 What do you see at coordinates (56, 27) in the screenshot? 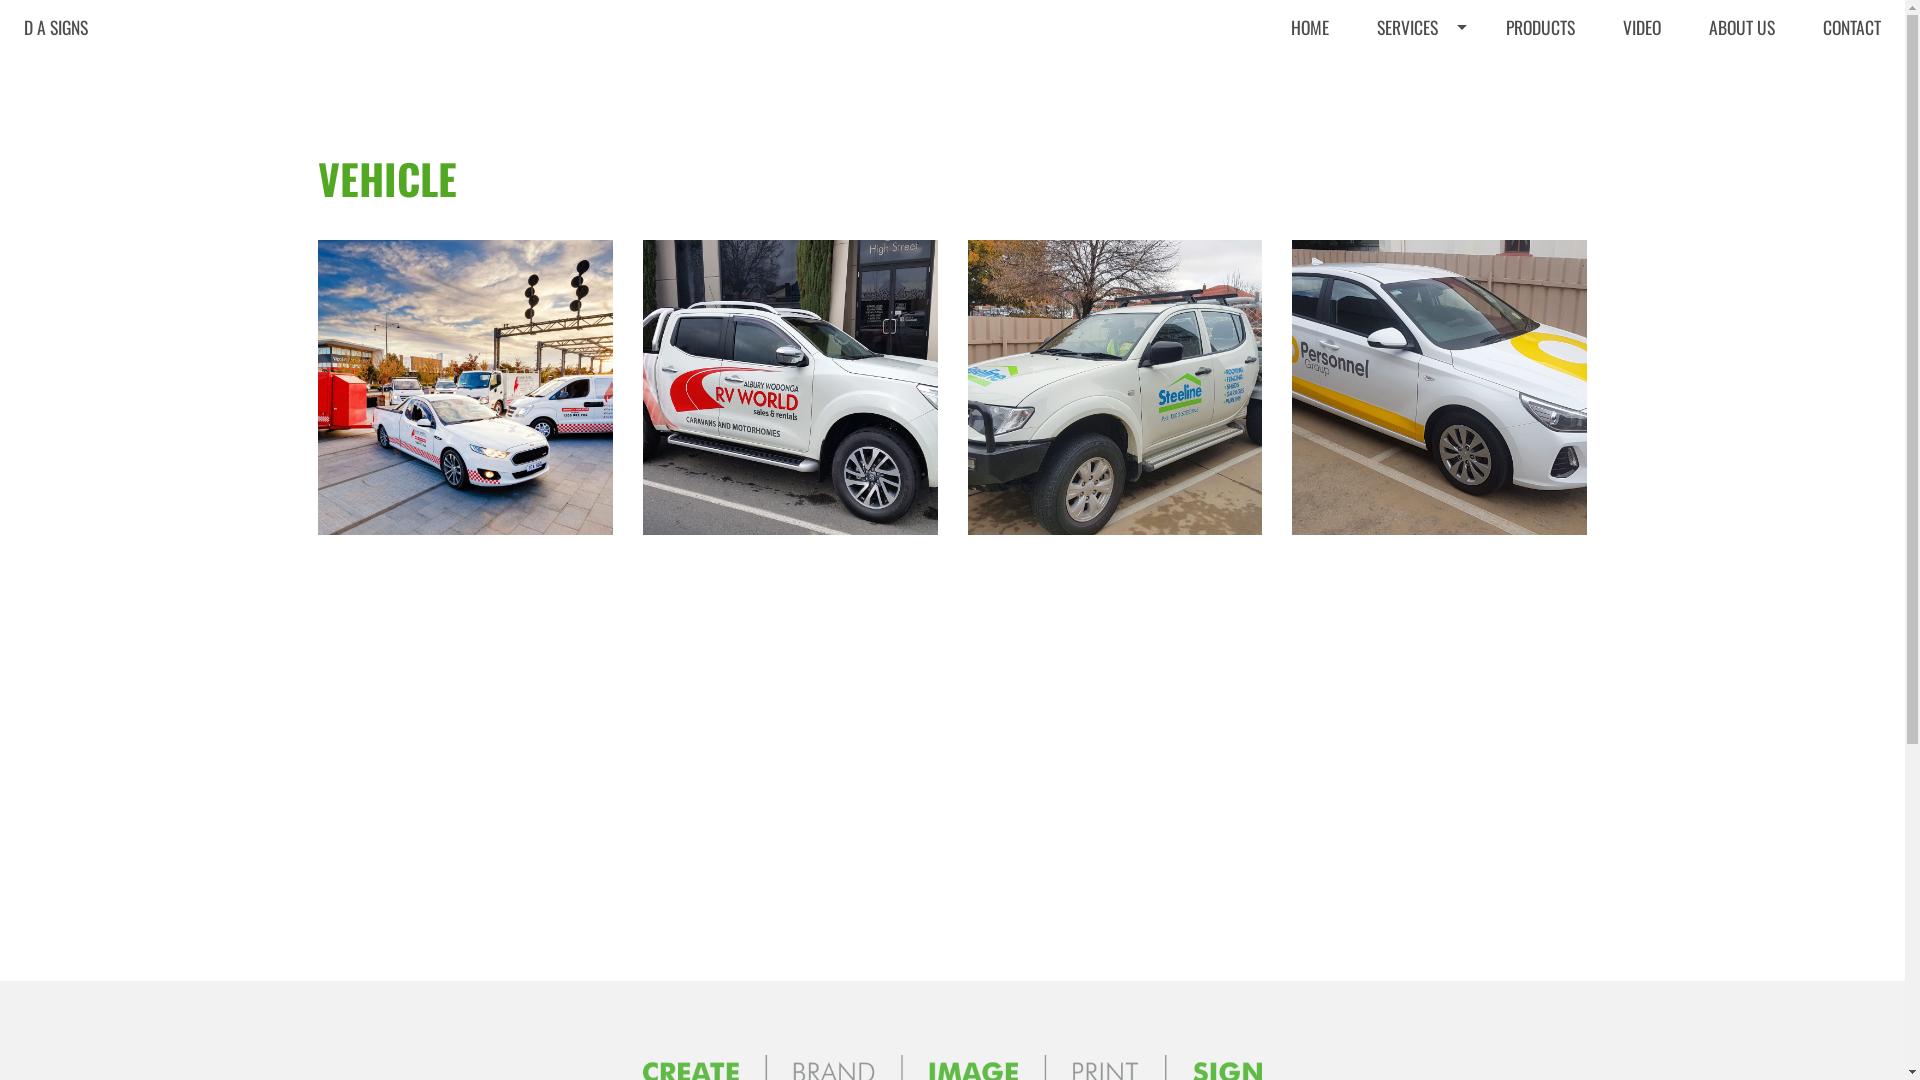
I see `'D A SIGNS'` at bounding box center [56, 27].